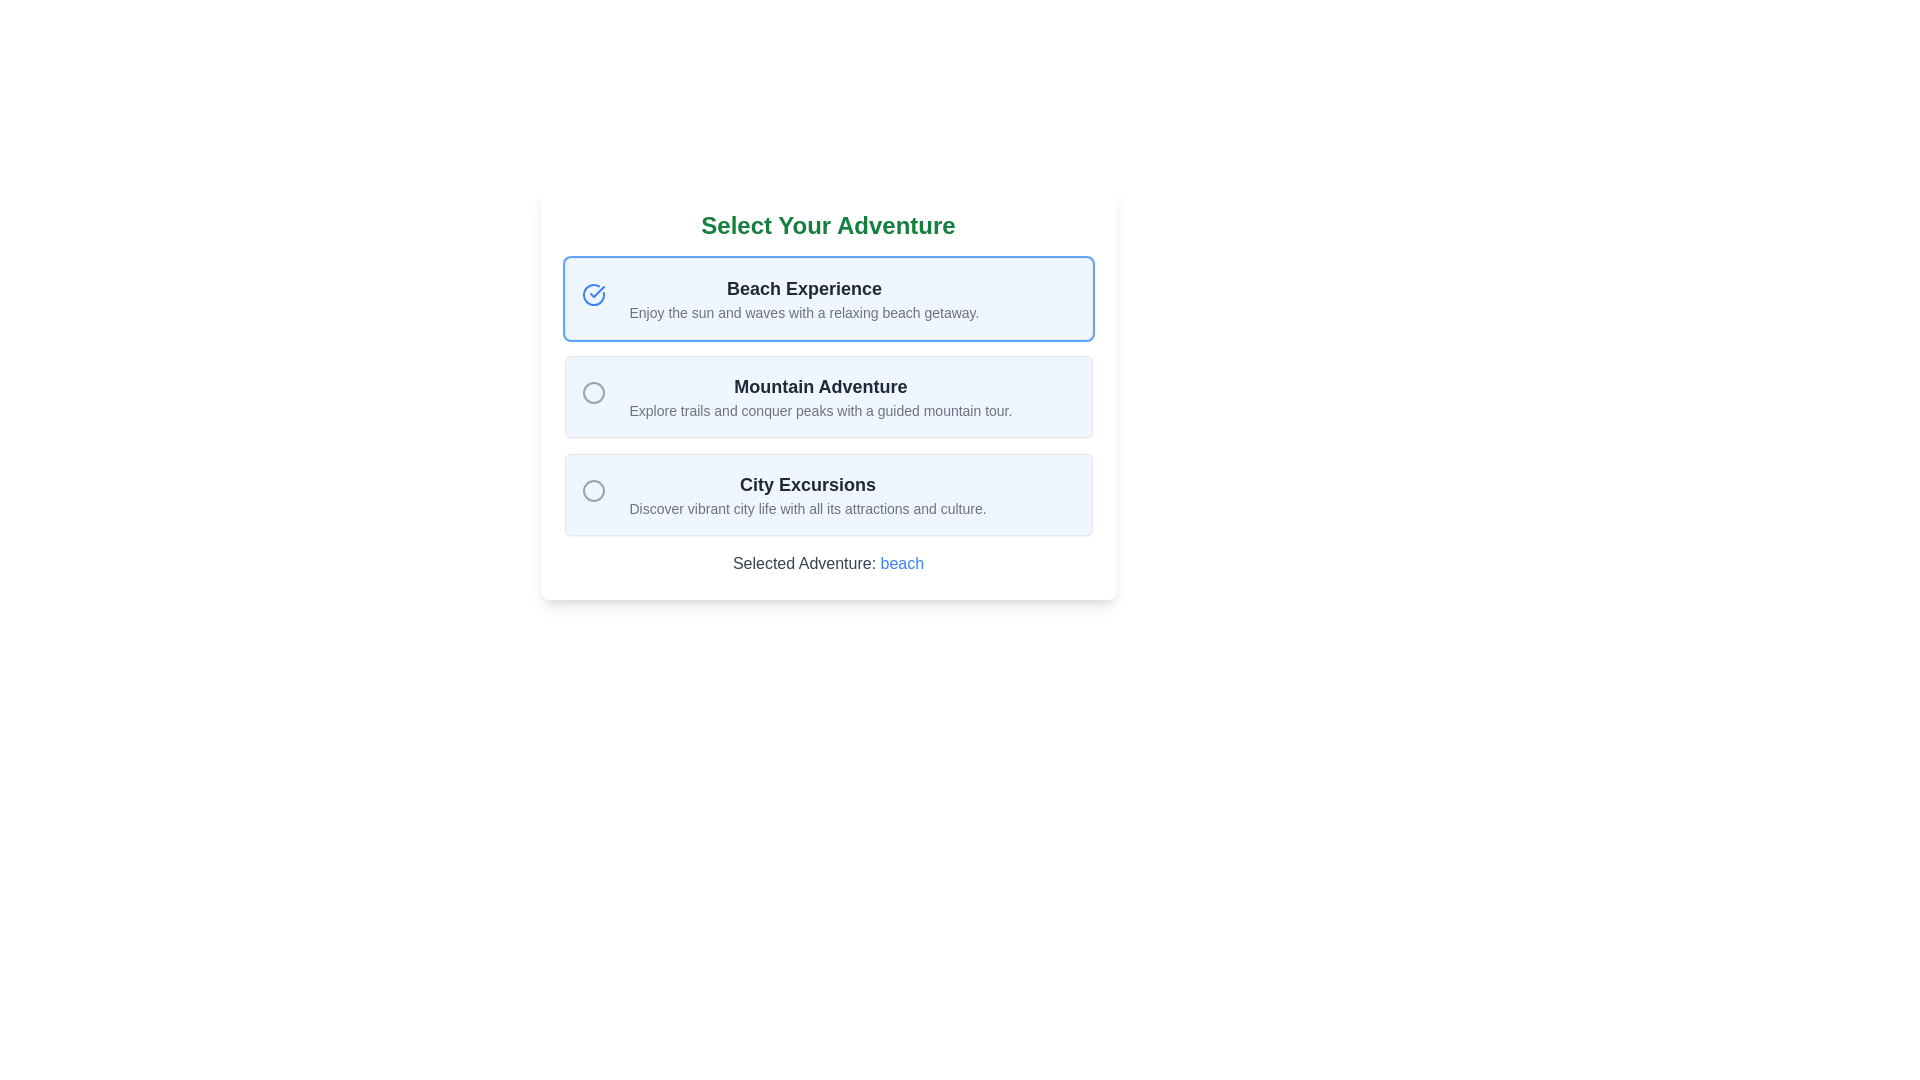  I want to click on the state of the circular blue checkmark icon with a white background that appears in the top-left corner of the 'Beach Experience' selection box, so click(592, 294).